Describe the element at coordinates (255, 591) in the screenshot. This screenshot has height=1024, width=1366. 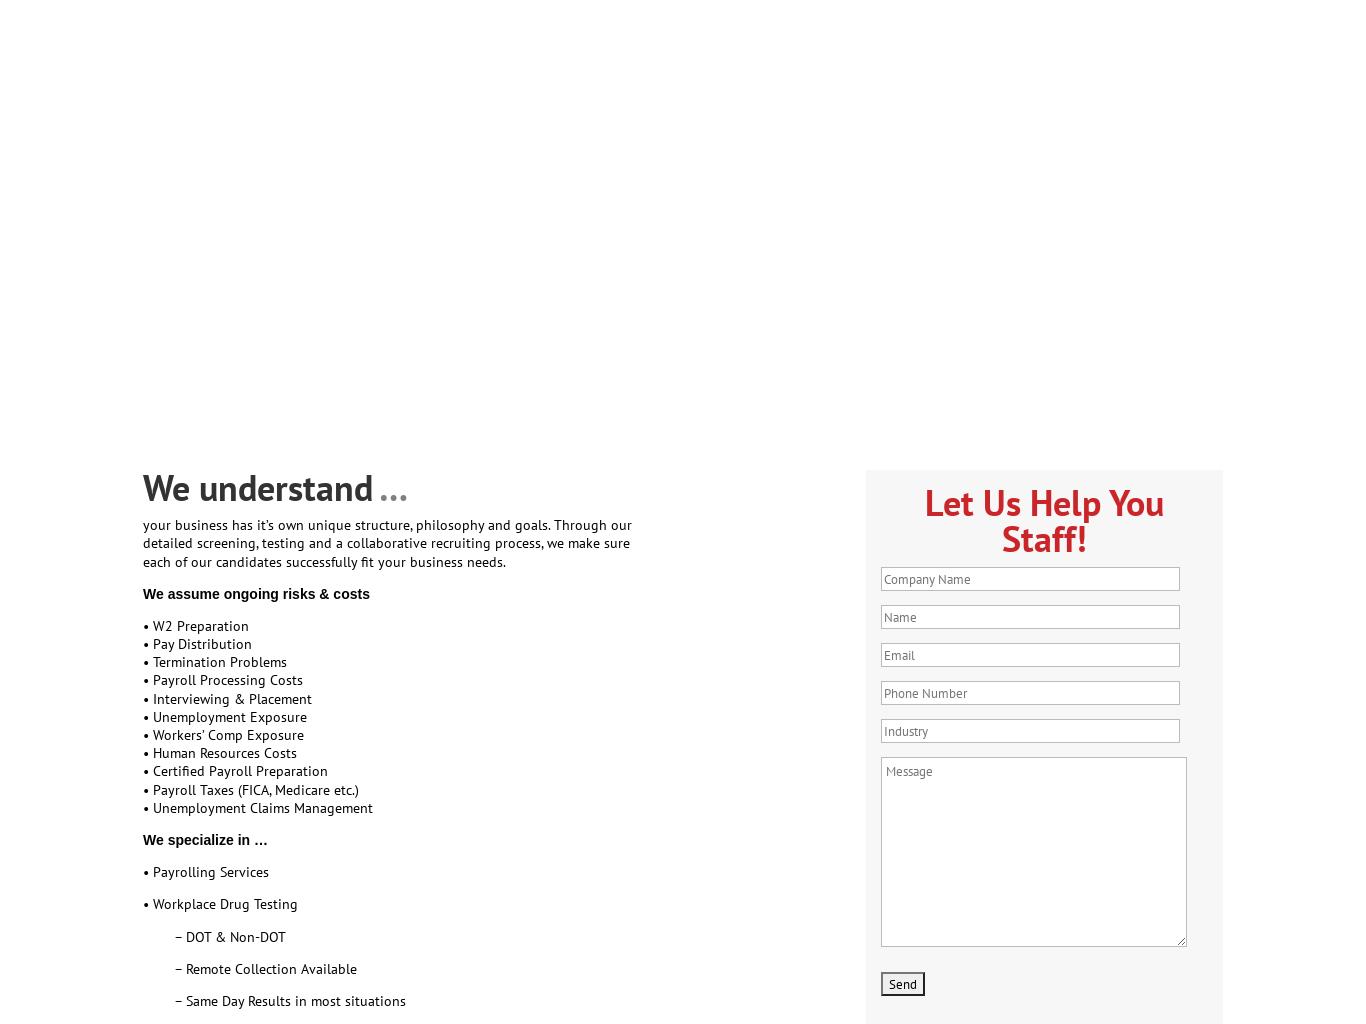
I see `'We assume ongoing risks & costs'` at that location.